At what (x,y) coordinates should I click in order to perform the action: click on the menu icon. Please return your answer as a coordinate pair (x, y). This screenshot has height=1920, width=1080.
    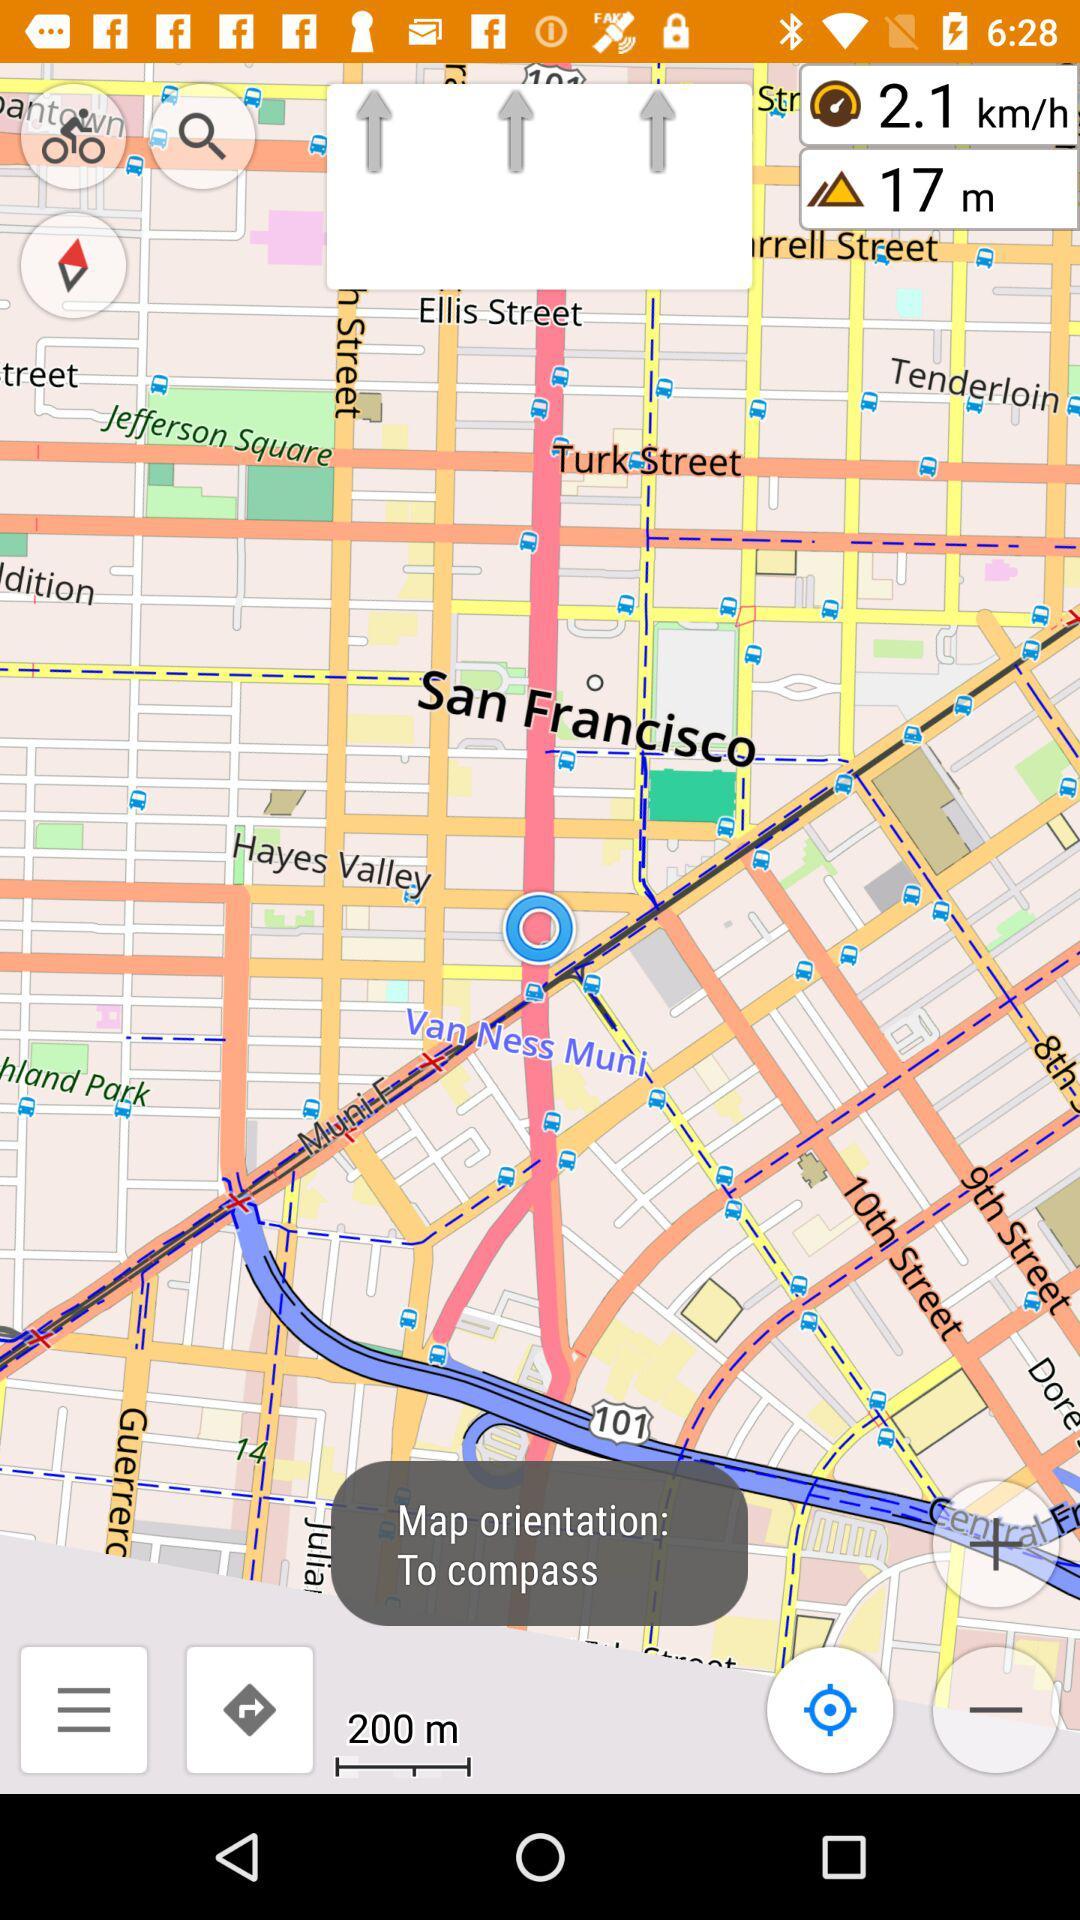
    Looking at the image, I should click on (83, 1708).